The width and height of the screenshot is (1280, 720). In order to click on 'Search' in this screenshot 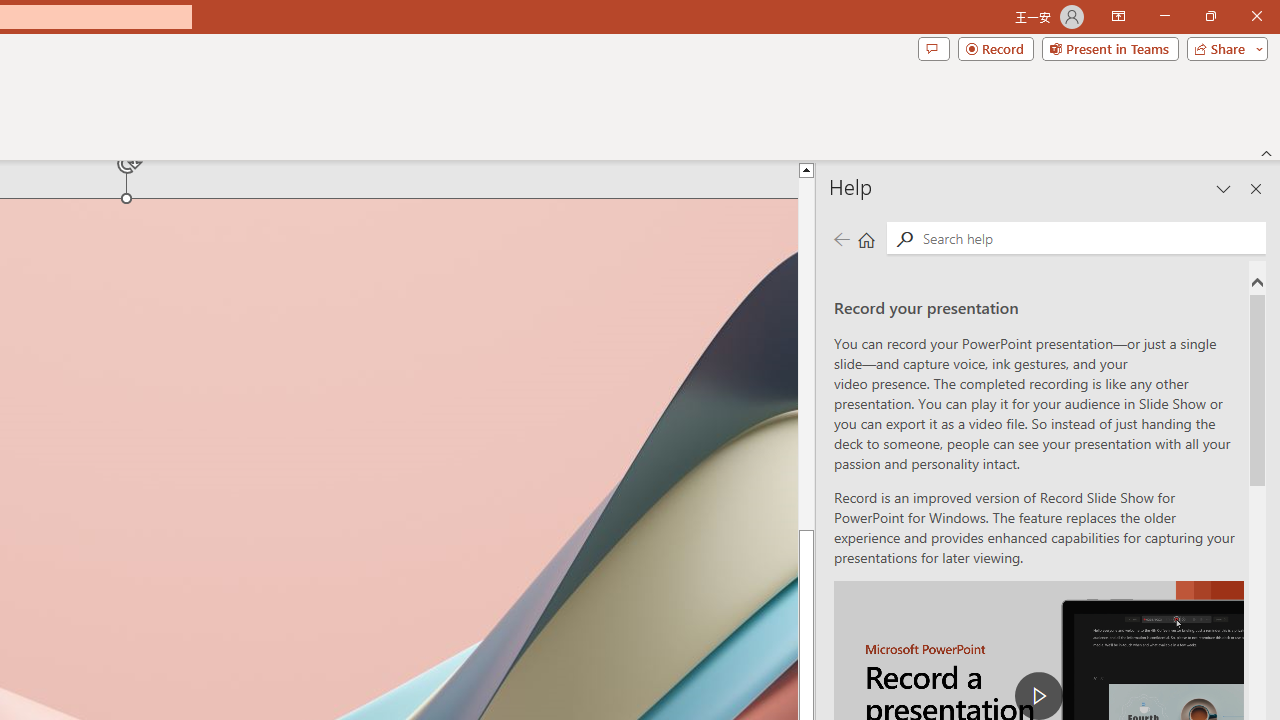, I will do `click(903, 238)`.